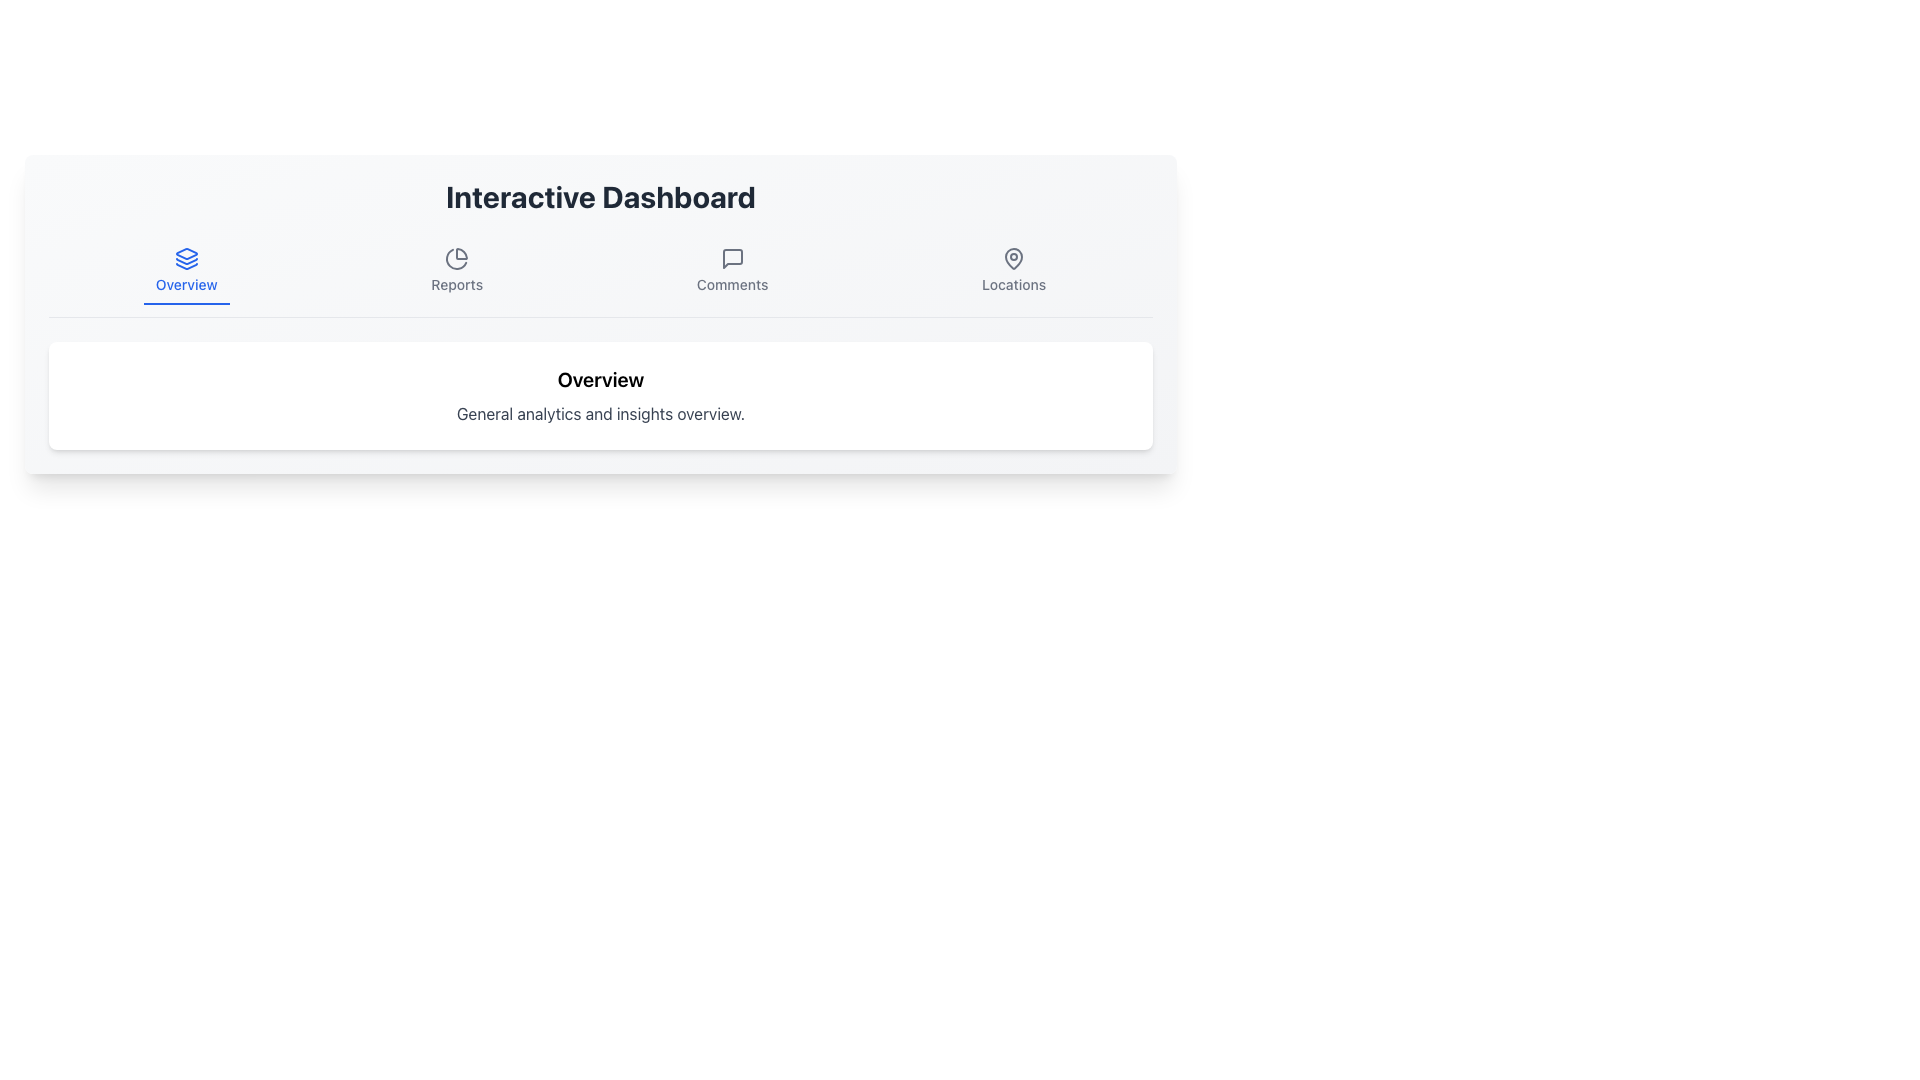 This screenshot has height=1080, width=1920. Describe the element at coordinates (186, 285) in the screenshot. I see `text element displaying 'Overview' located beneath the layers icon in the navigation bar` at that location.